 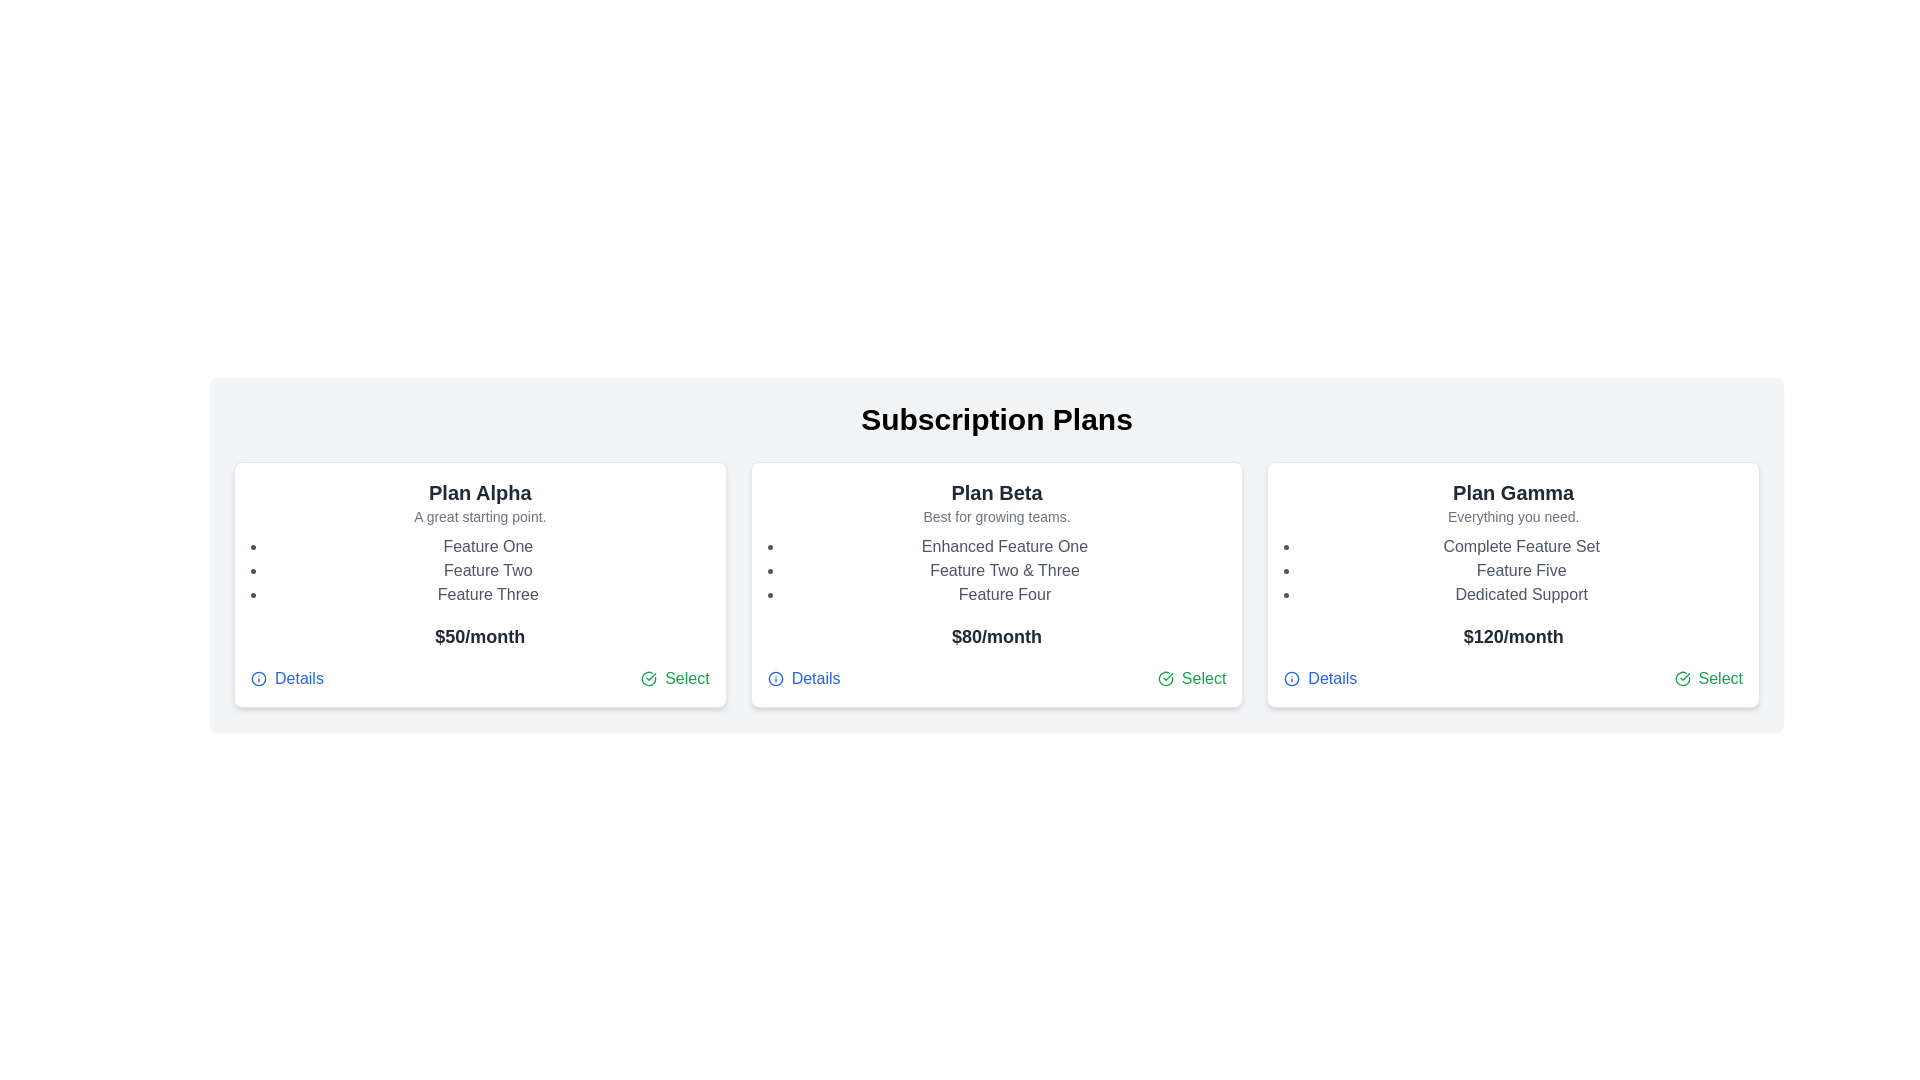 I want to click on the decorative icon within the 'Details' link for the 'Plan Gamma' subscription card, located to the left of the text 'Details', so click(x=1292, y=677).